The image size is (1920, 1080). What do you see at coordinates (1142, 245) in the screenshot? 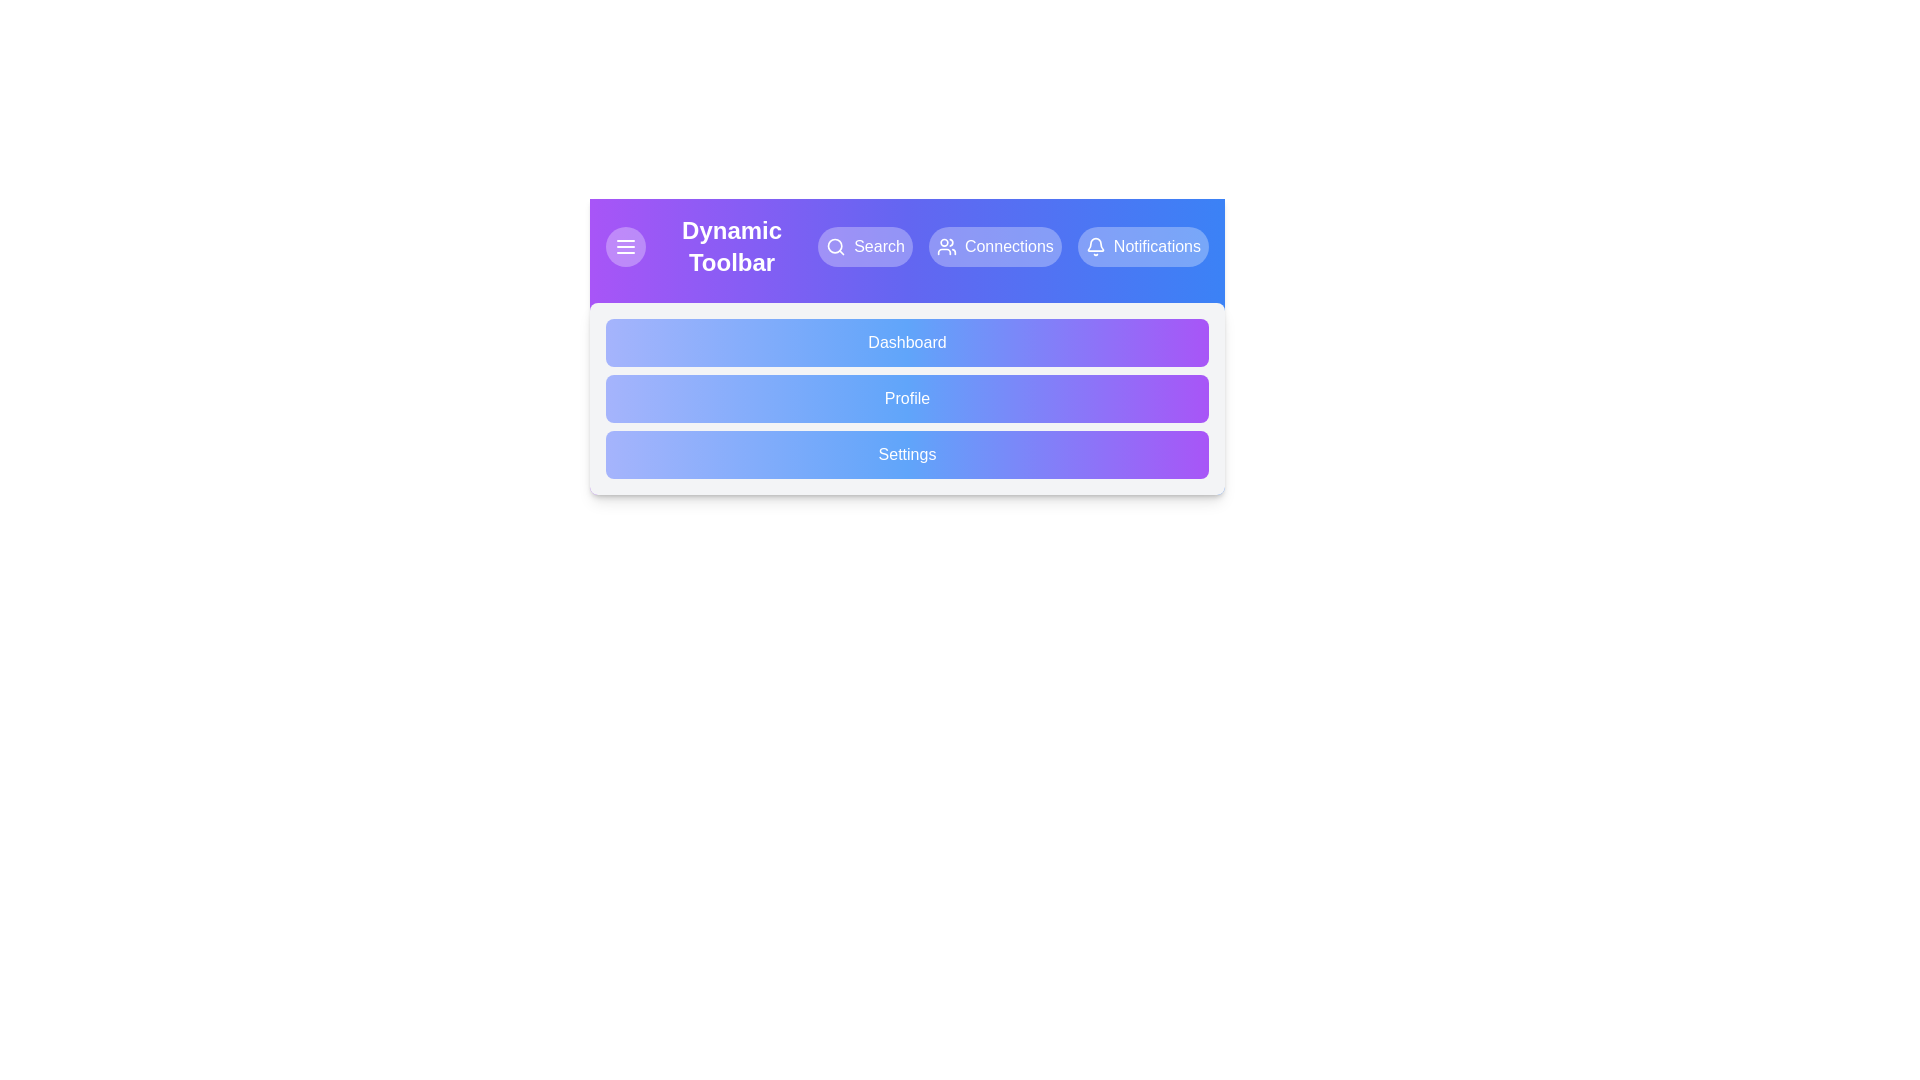
I see `'Notifications' button to check notifications` at bounding box center [1142, 245].